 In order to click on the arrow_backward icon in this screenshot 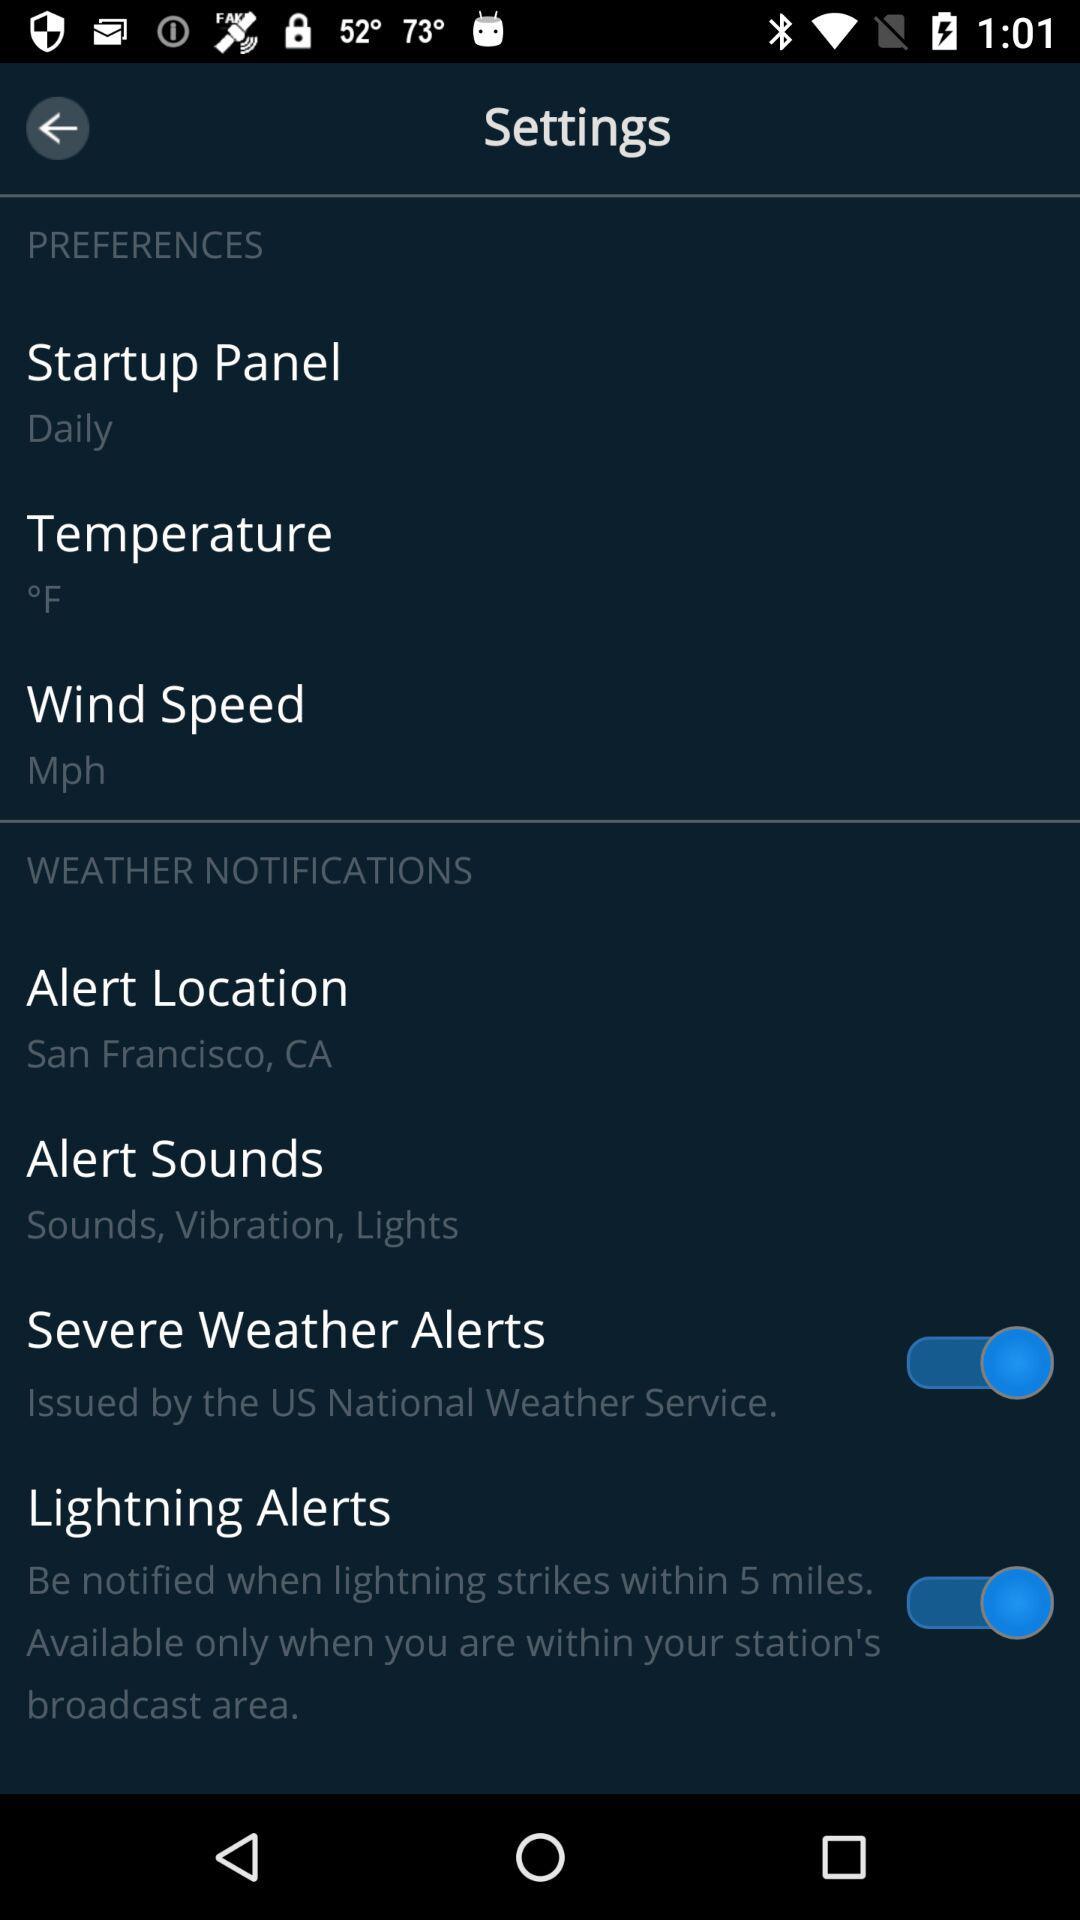, I will do `click(56, 127)`.